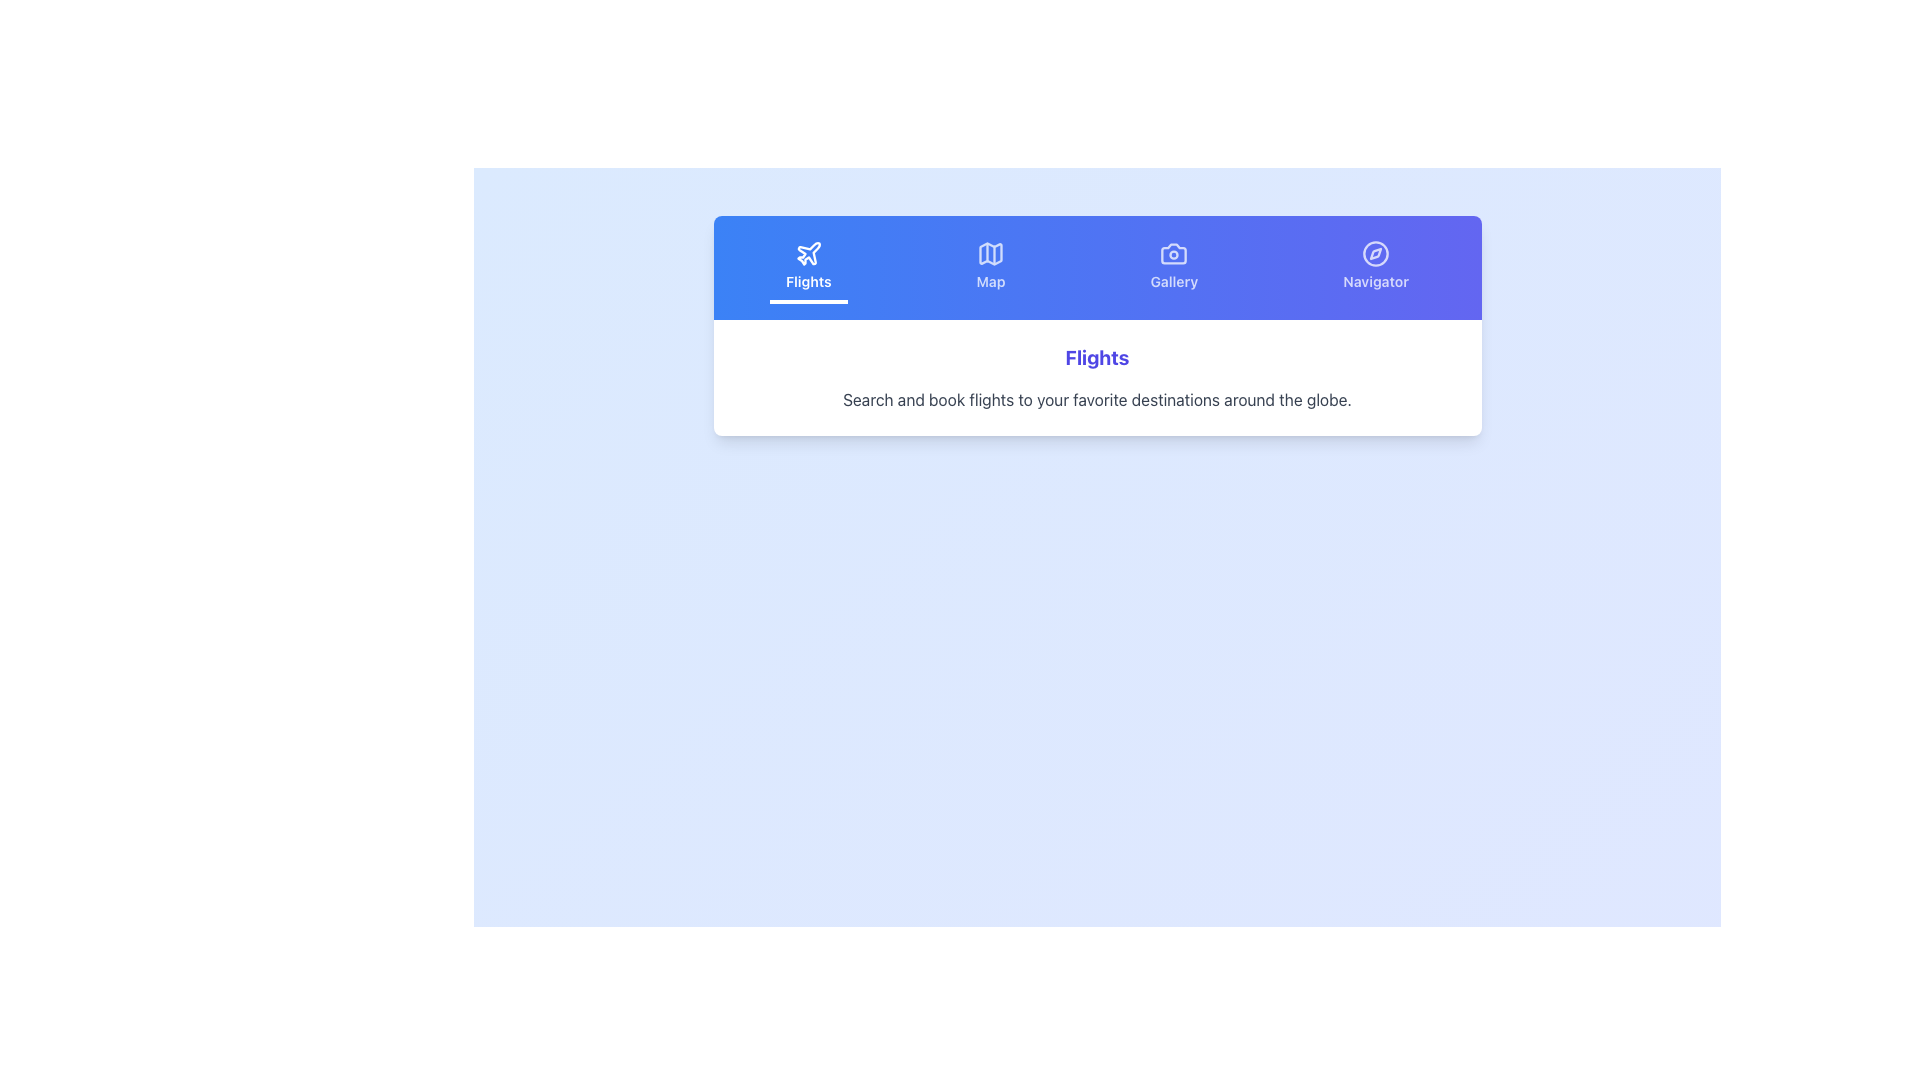 This screenshot has height=1080, width=1920. Describe the element at coordinates (1174, 253) in the screenshot. I see `the top section of the camera icon representing the 'Gallery' tab functionality within the interface` at that location.